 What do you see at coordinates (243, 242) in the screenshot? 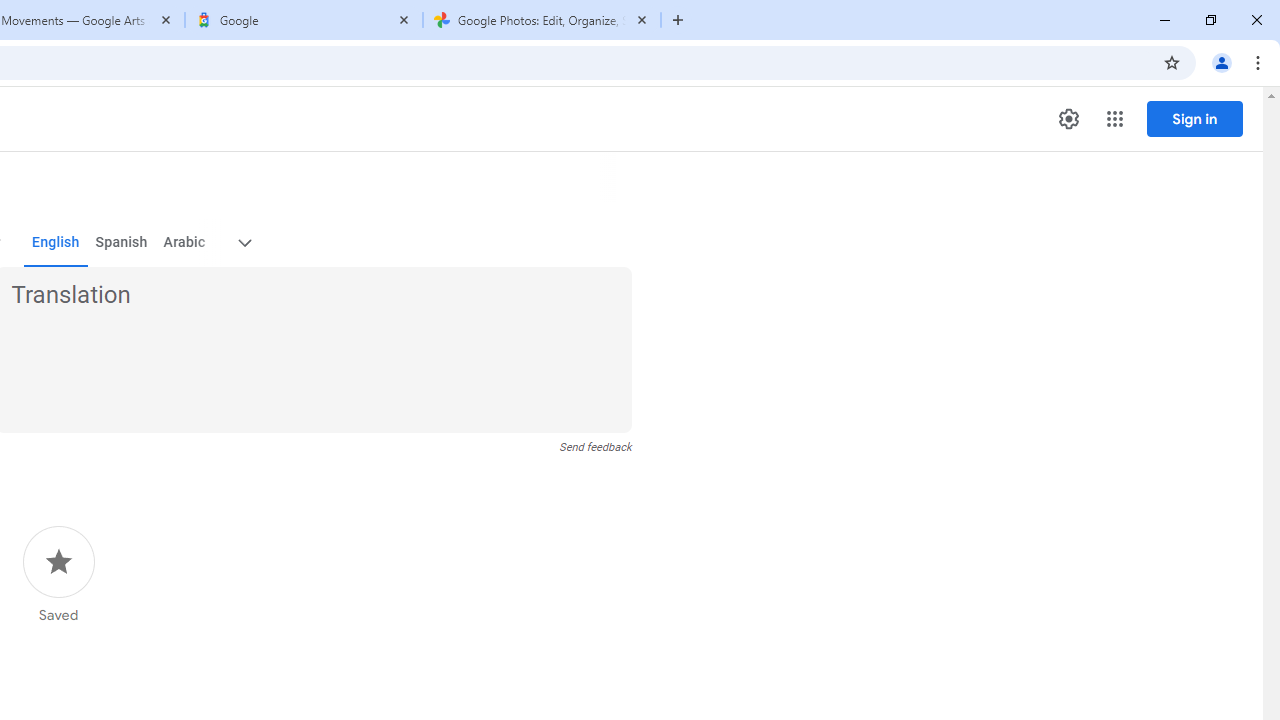
I see `'More target languages'` at bounding box center [243, 242].